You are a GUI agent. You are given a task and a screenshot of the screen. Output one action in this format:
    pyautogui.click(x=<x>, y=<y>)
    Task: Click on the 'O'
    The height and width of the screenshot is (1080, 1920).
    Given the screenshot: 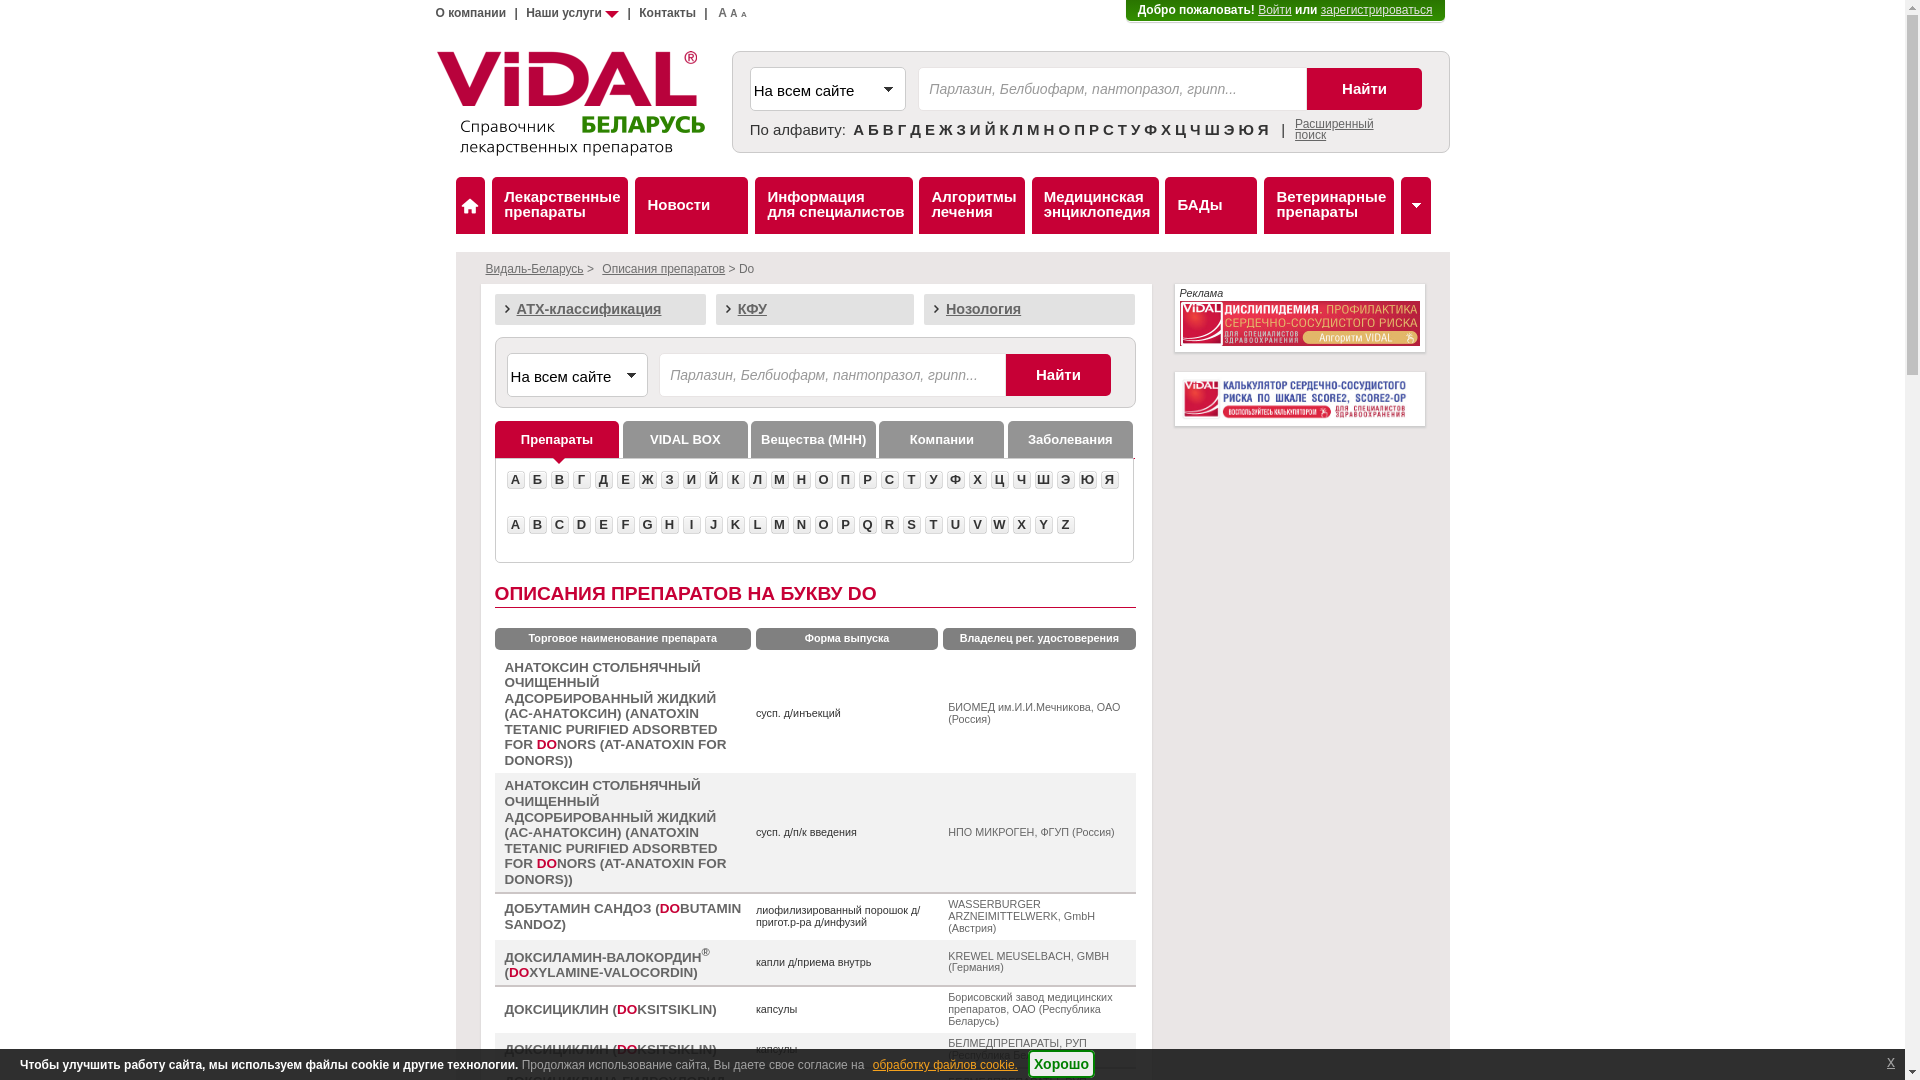 What is the action you would take?
    pyautogui.click(x=814, y=523)
    